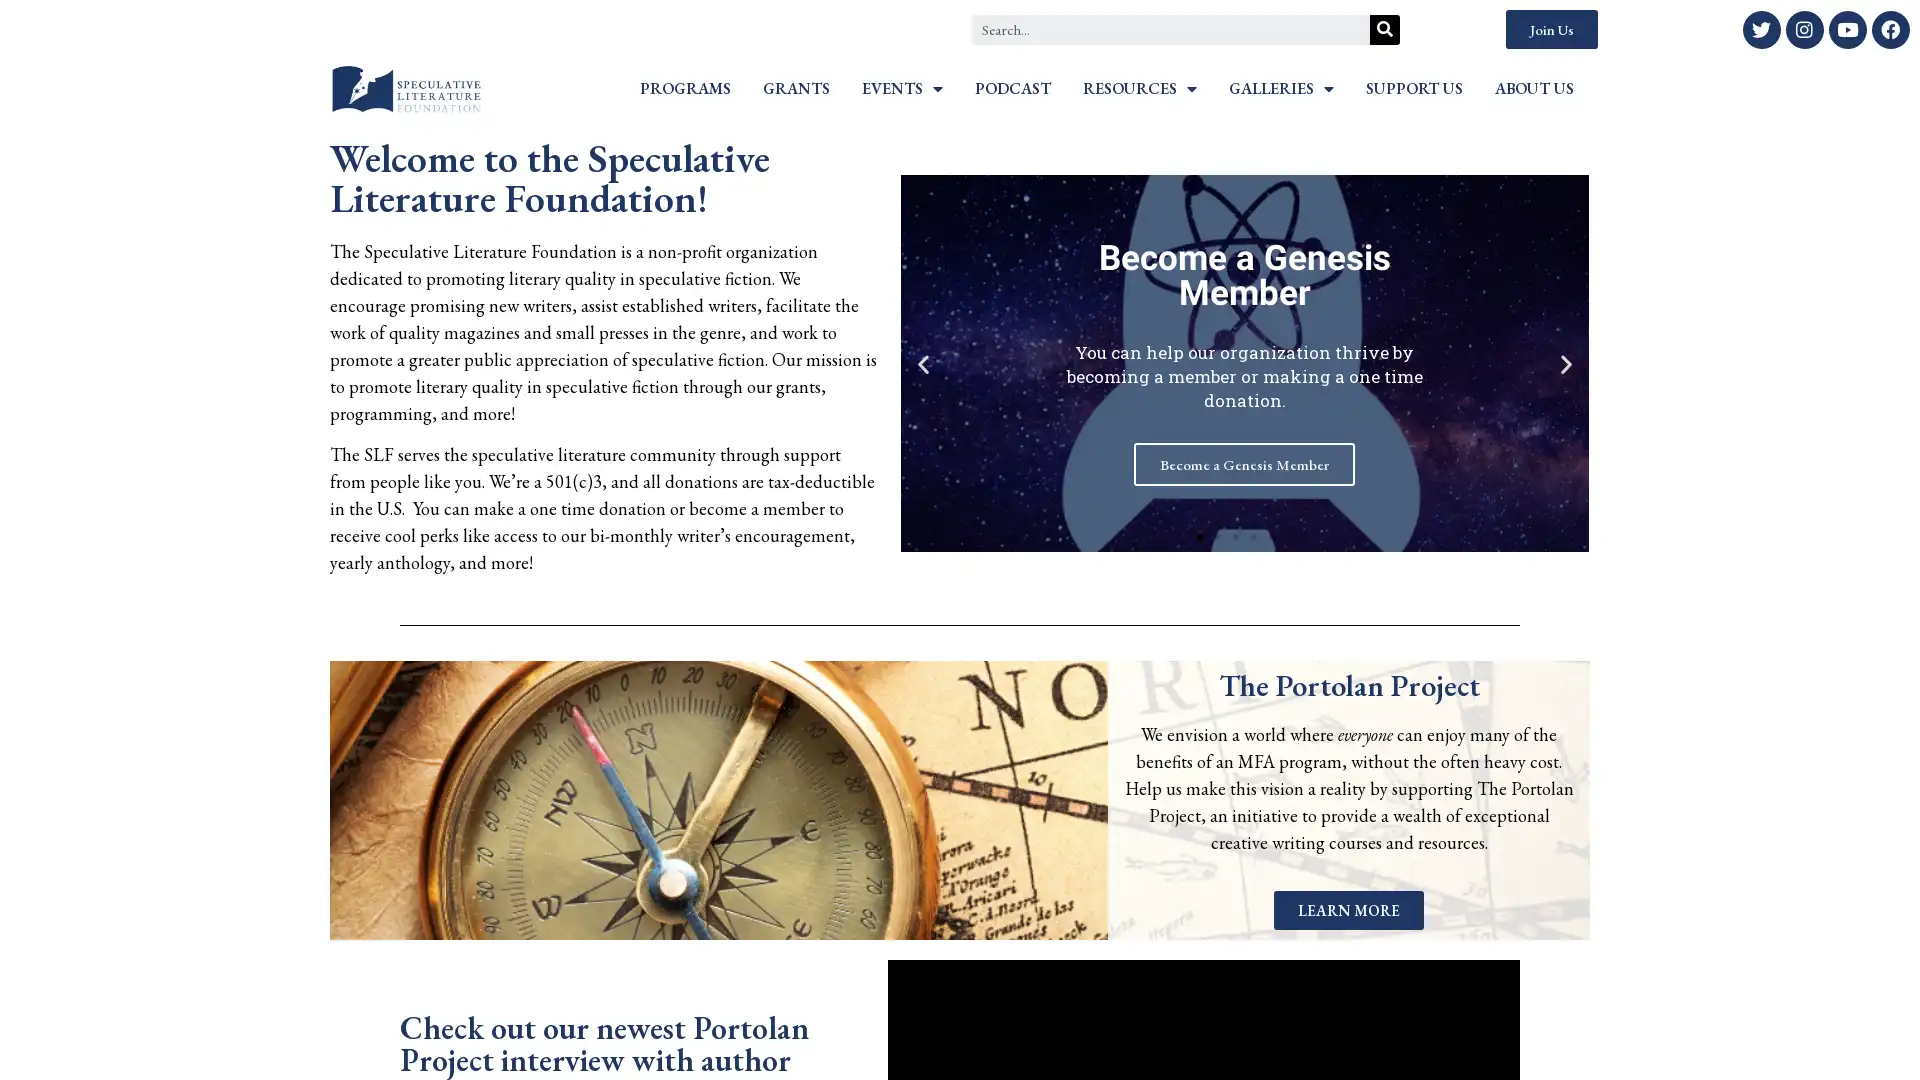 The image size is (1920, 1080). What do you see at coordinates (1565, 363) in the screenshot?
I see `Next slide` at bounding box center [1565, 363].